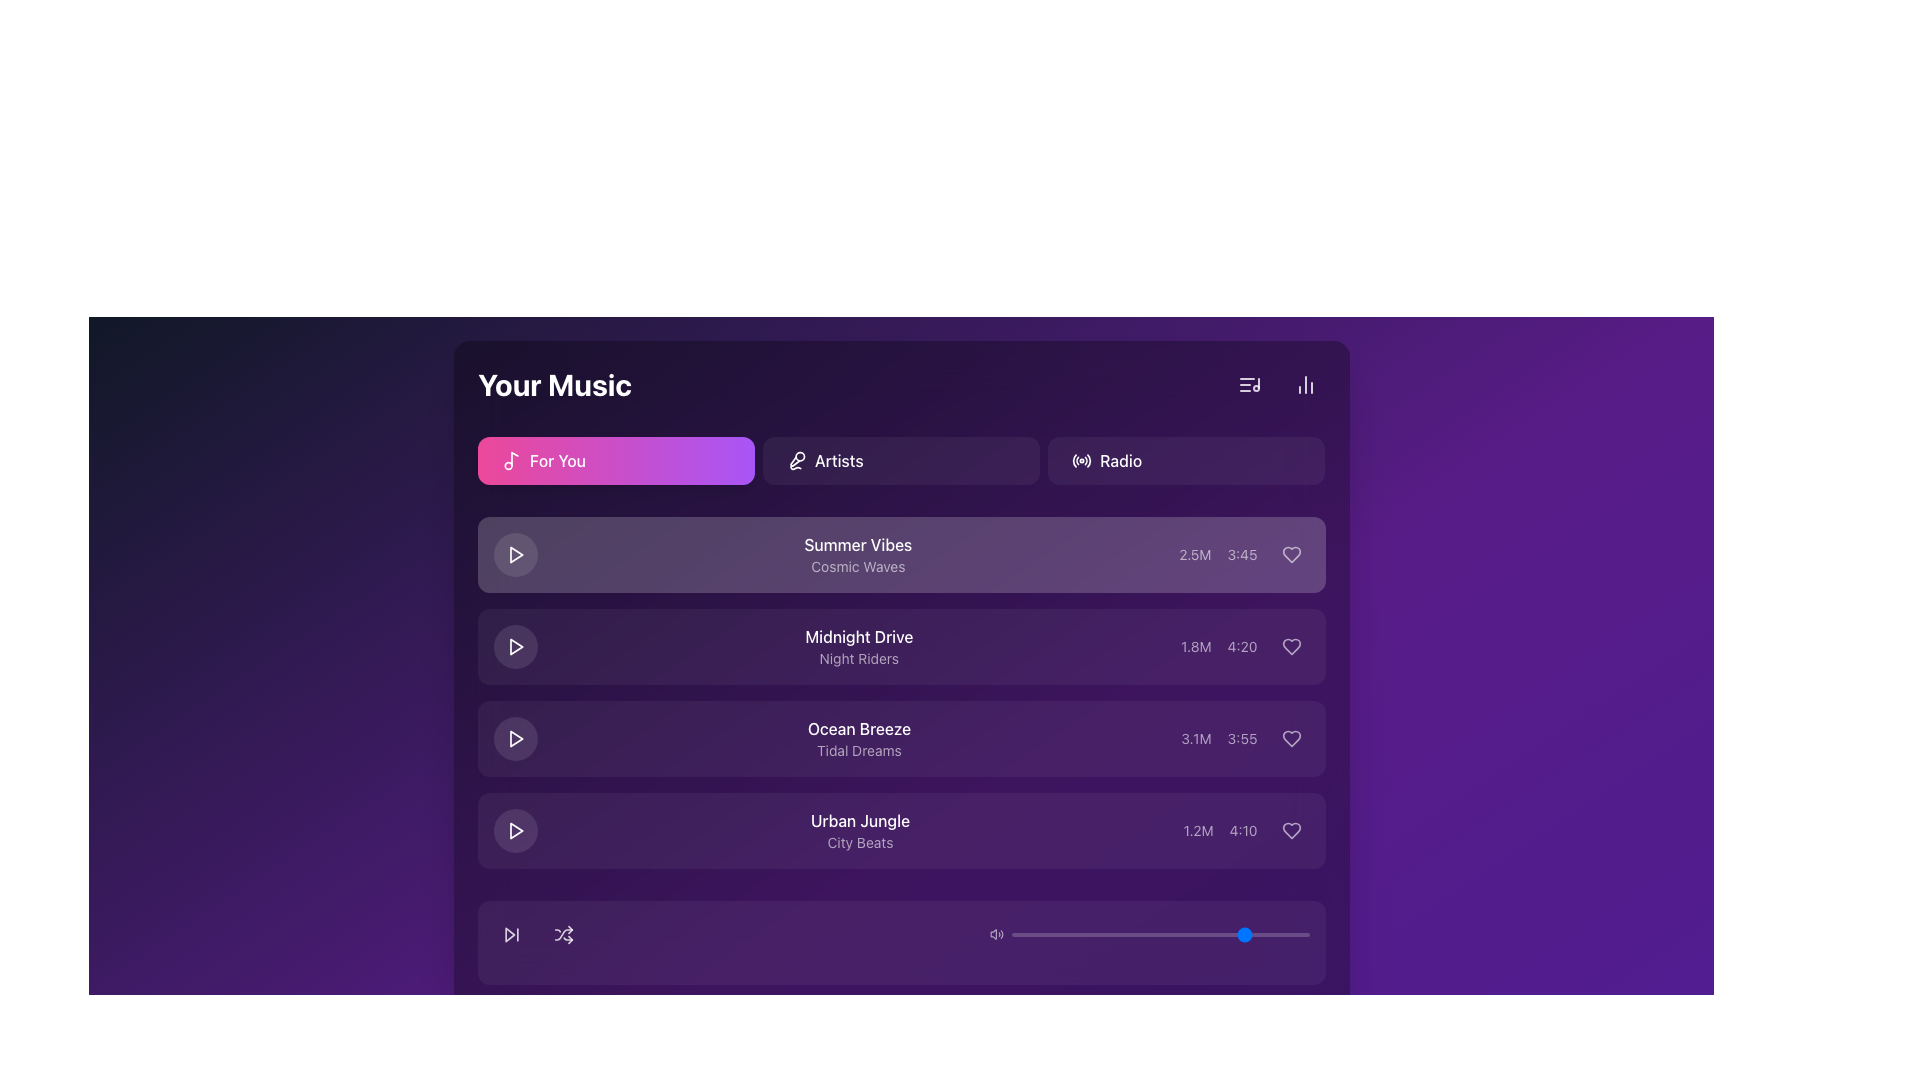 The image size is (1920, 1080). I want to click on the circular button displaying a forward-skip icon, so click(511, 934).